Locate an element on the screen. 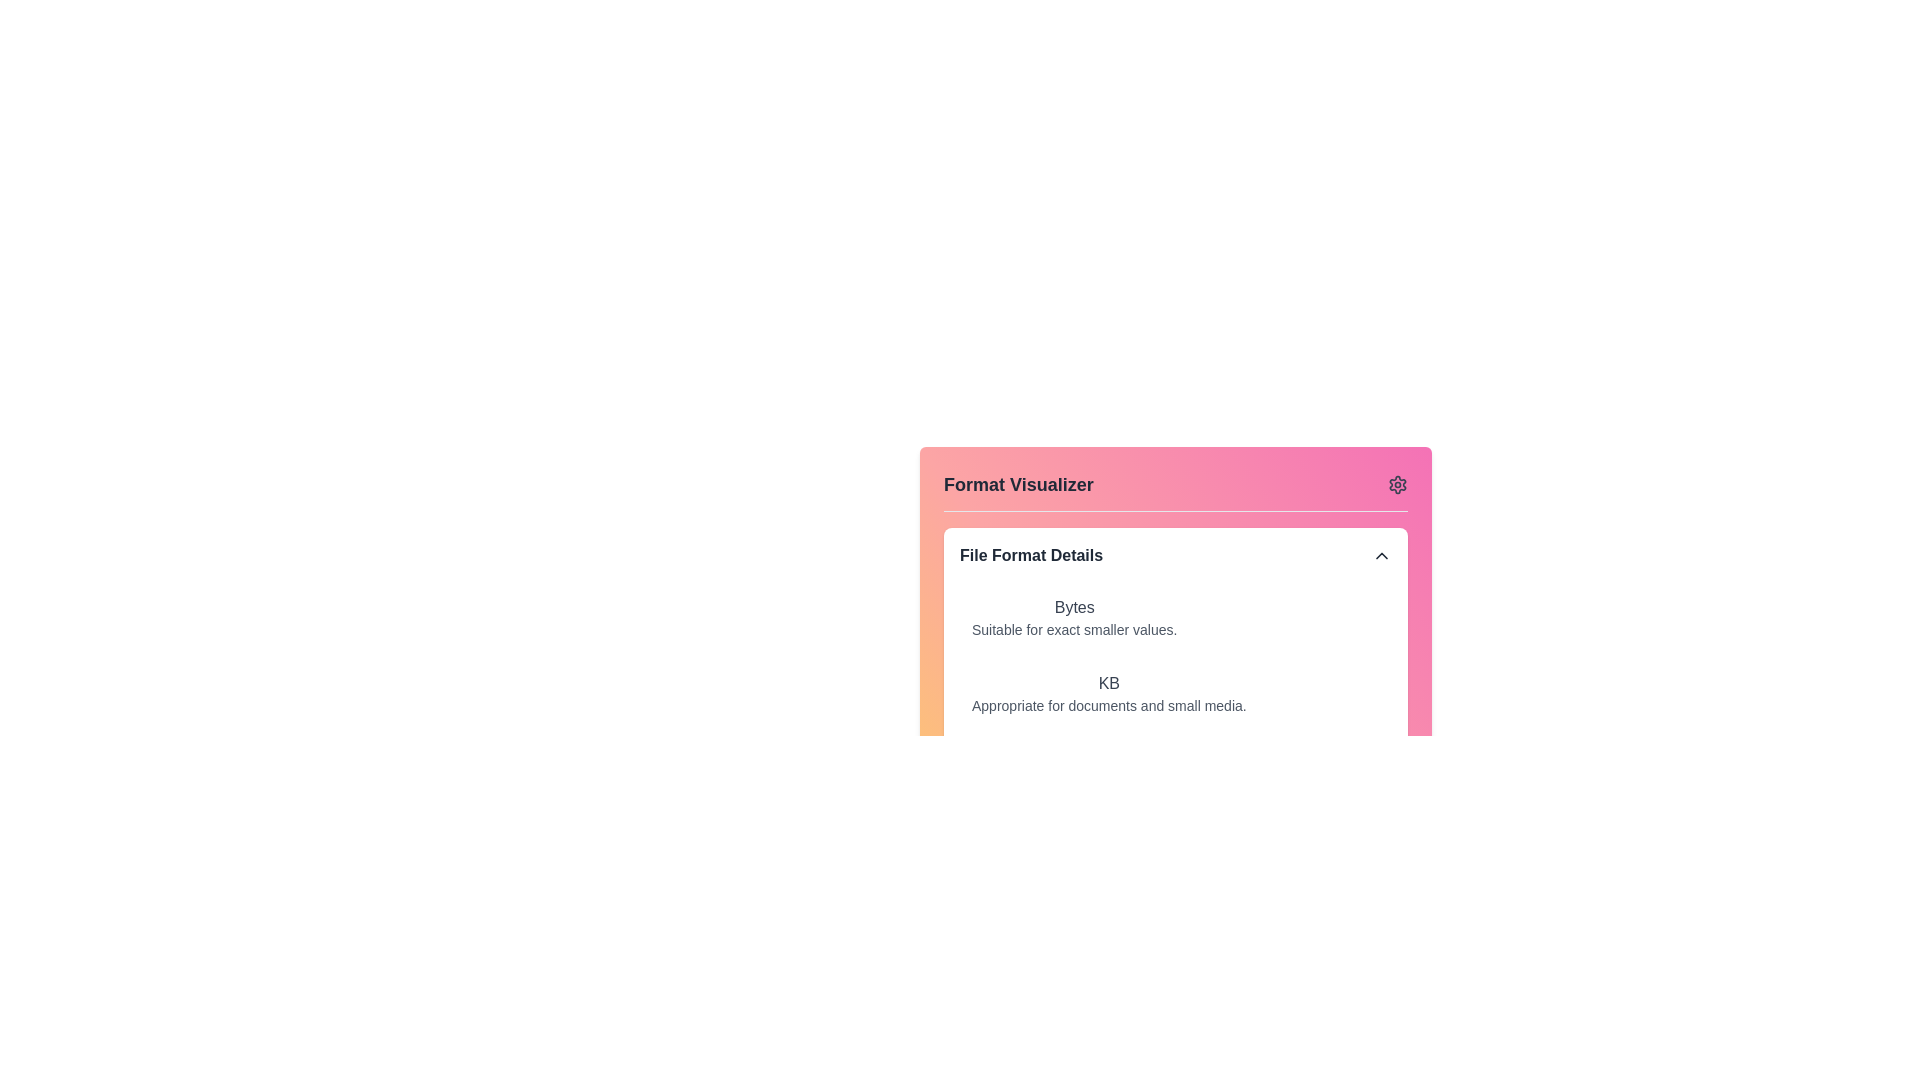 Image resolution: width=1920 pixels, height=1080 pixels. the first selectable list item titled 'Bytes' that is highlighted on mouse over, which is positioned above the 'KB' option in the storage unit options list is located at coordinates (1176, 616).